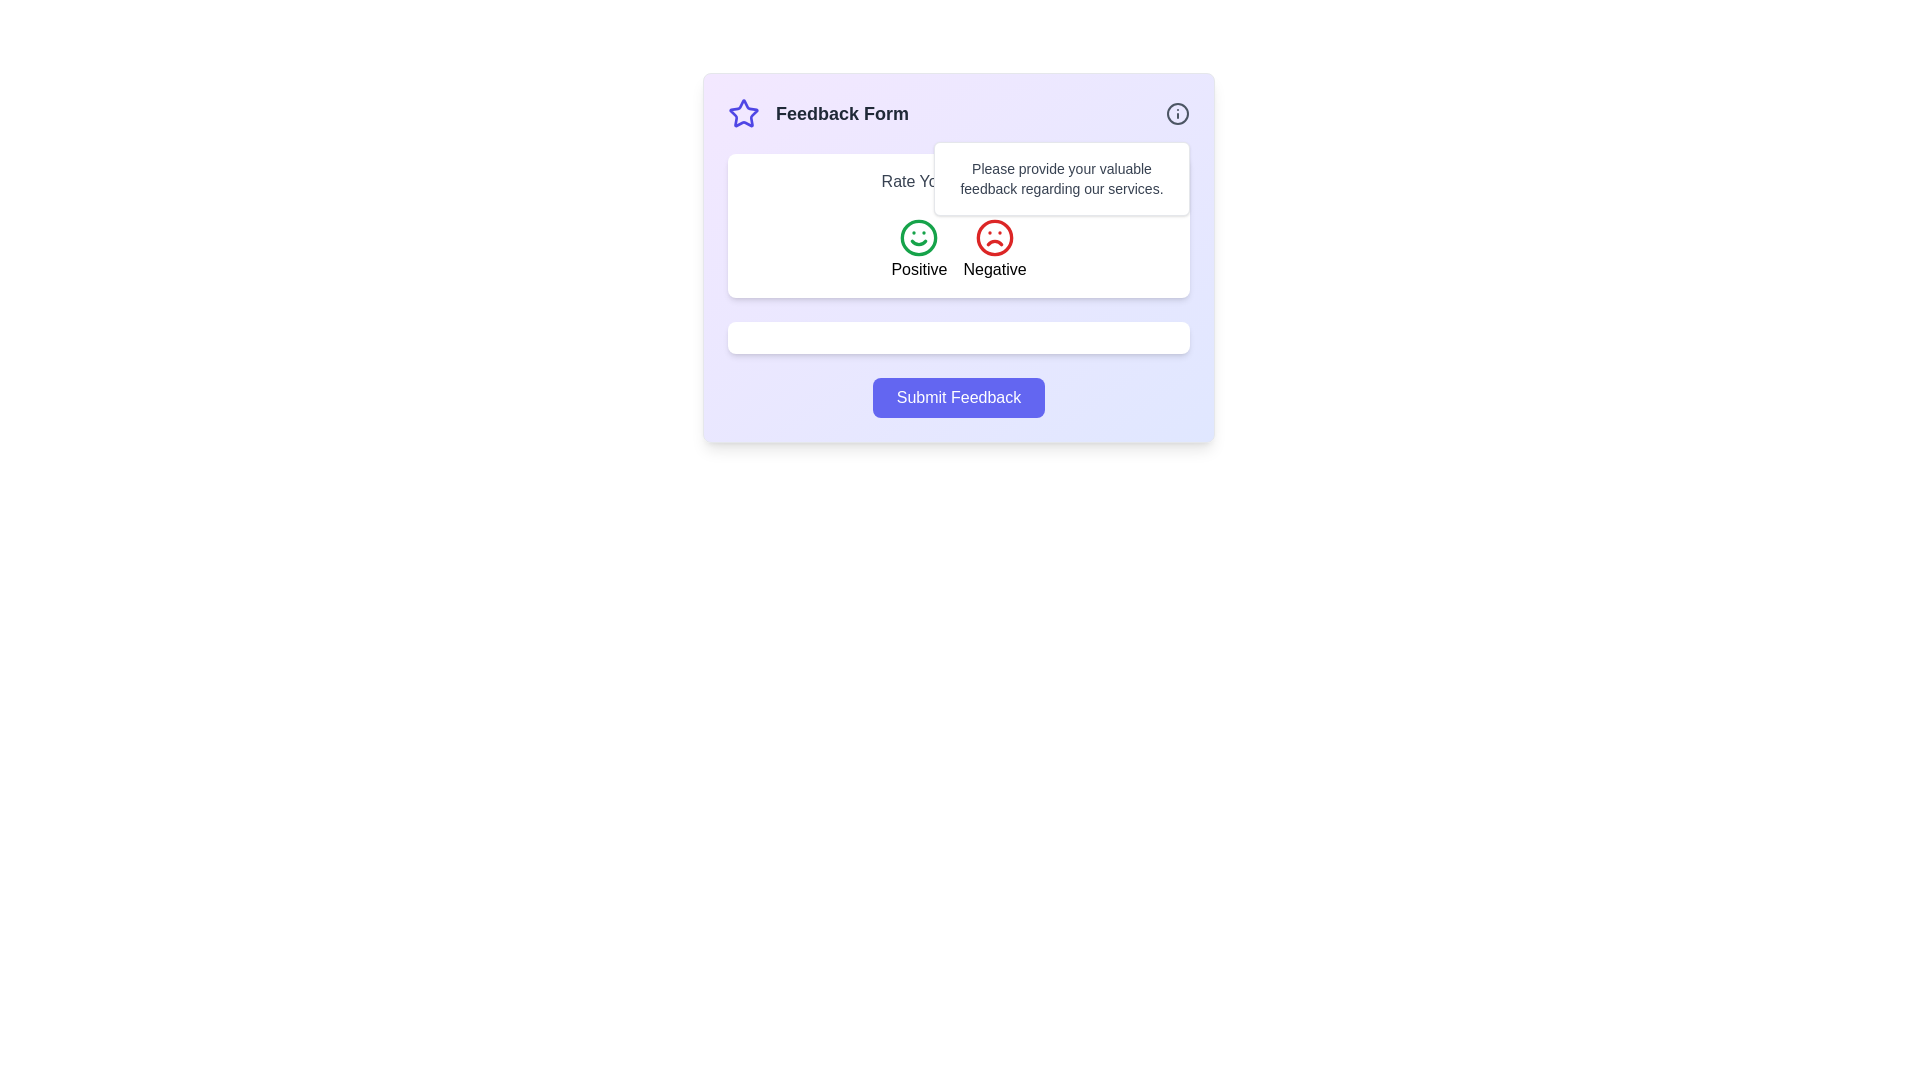 The width and height of the screenshot is (1920, 1080). I want to click on the circular green smiley face icon representing a button for feedback, located in the 'Rate Your Experience' section of the feedback form, so click(918, 237).